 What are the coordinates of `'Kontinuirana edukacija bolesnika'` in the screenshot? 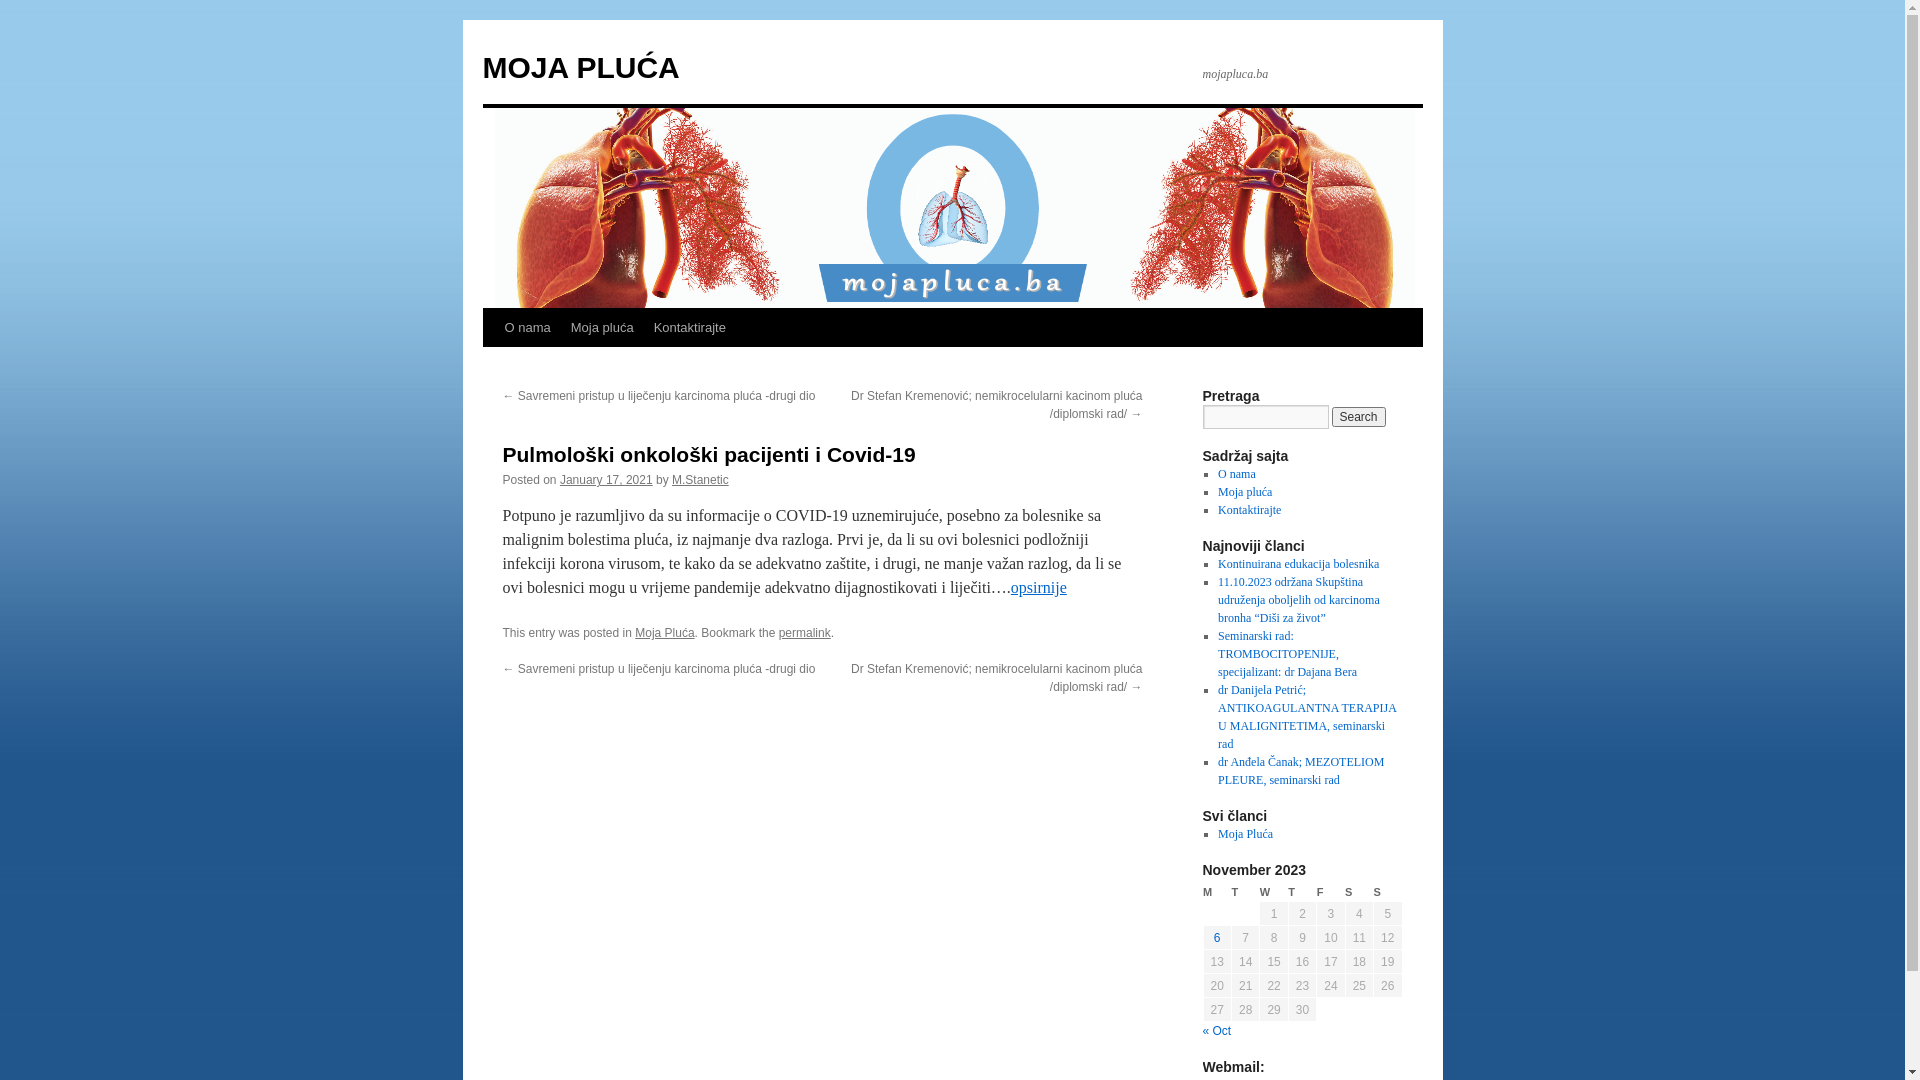 It's located at (1298, 563).